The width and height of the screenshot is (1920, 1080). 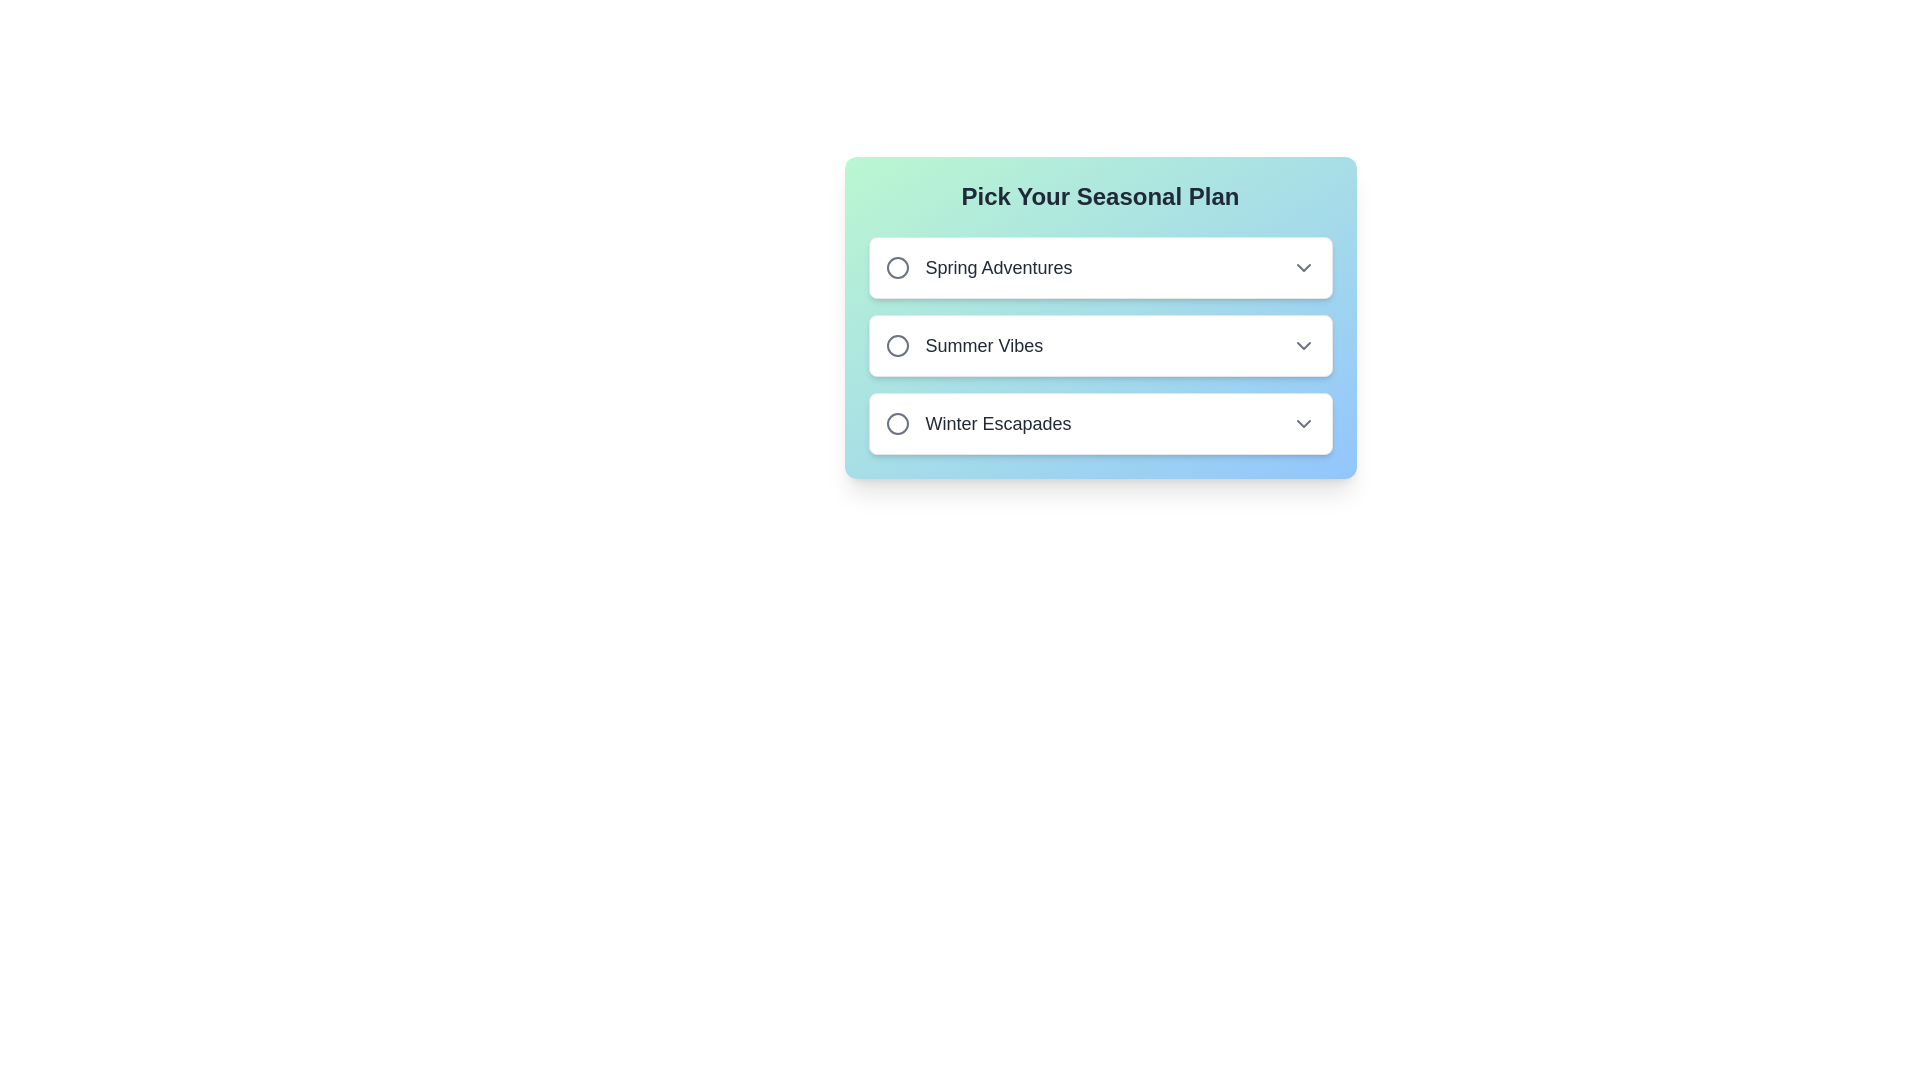 I want to click on to select the 'Winter Escapades' option from the interactive selectable list item located at the bottom of the options under the title 'Pick Your Seasonal Plan', so click(x=1099, y=423).